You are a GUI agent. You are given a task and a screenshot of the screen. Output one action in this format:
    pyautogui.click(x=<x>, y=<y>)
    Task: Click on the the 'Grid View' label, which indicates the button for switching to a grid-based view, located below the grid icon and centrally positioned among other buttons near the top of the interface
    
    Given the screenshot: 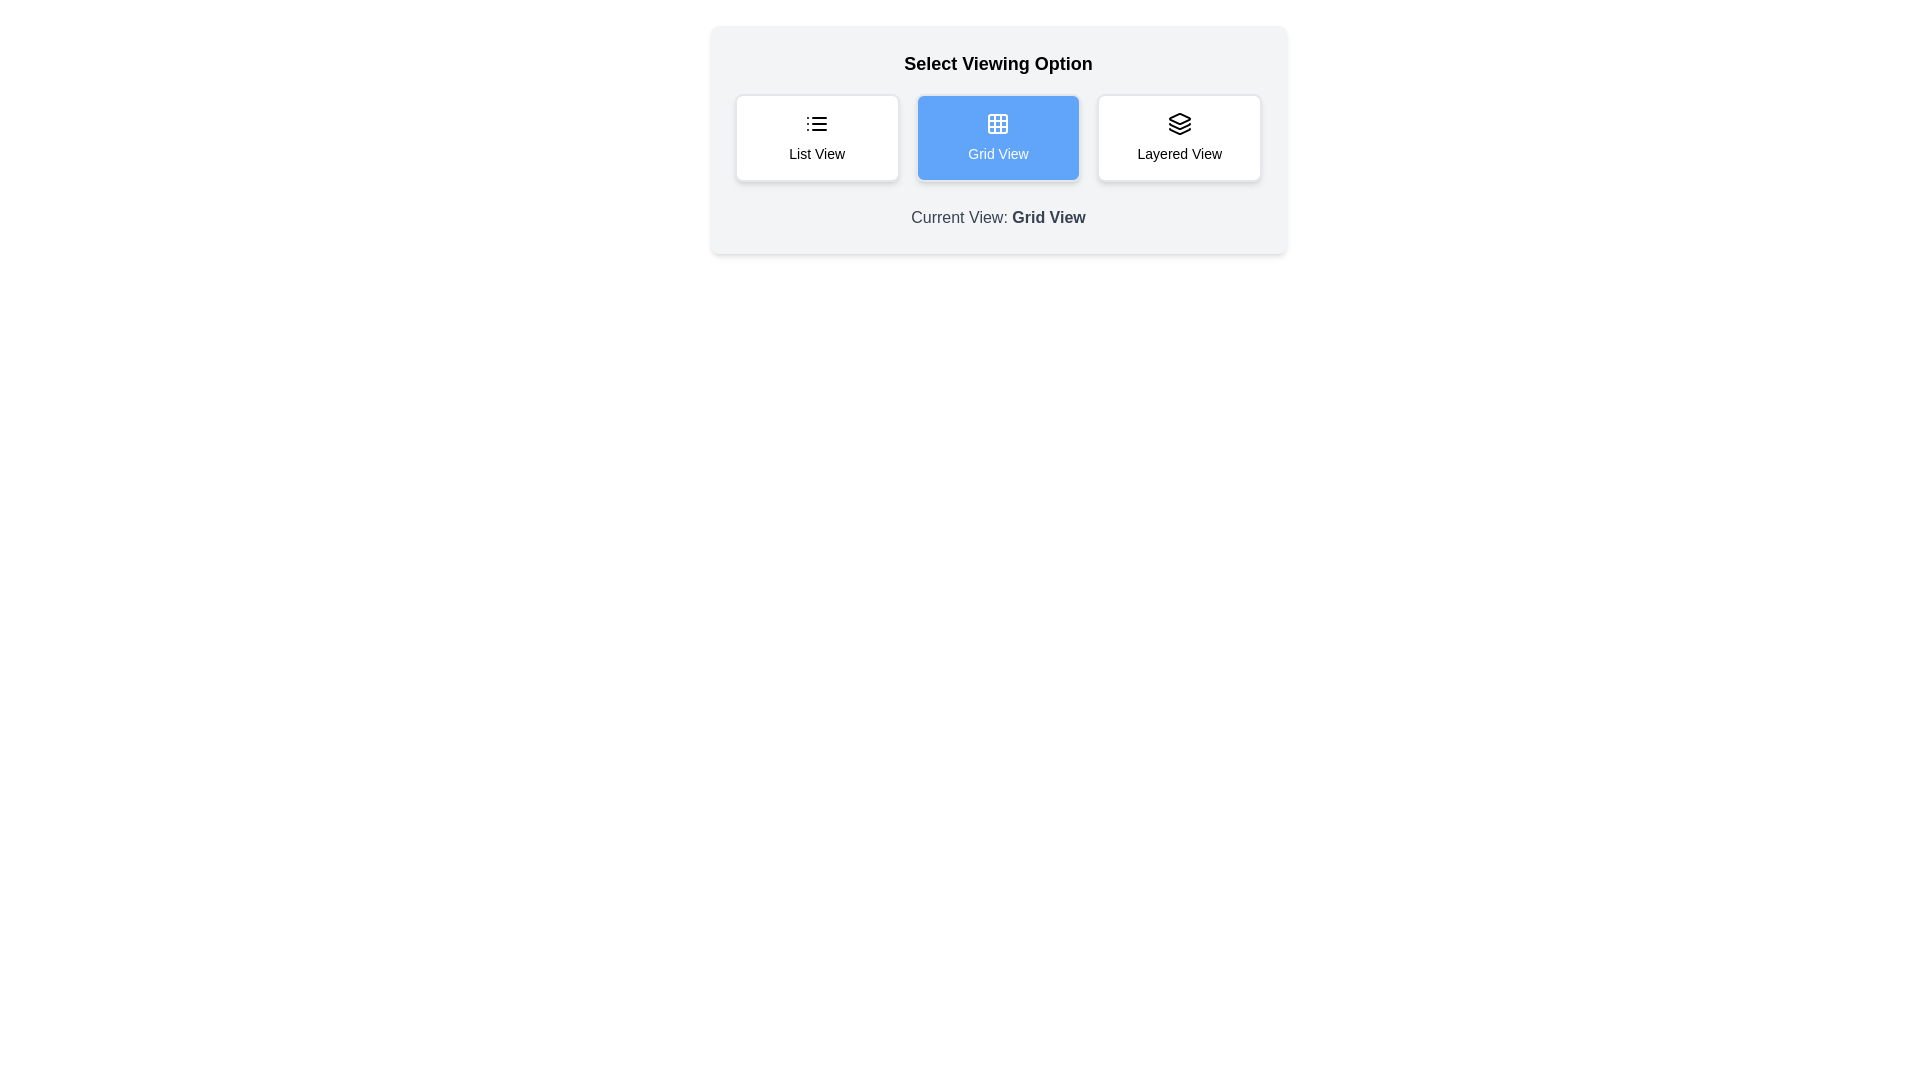 What is the action you would take?
    pyautogui.click(x=998, y=153)
    